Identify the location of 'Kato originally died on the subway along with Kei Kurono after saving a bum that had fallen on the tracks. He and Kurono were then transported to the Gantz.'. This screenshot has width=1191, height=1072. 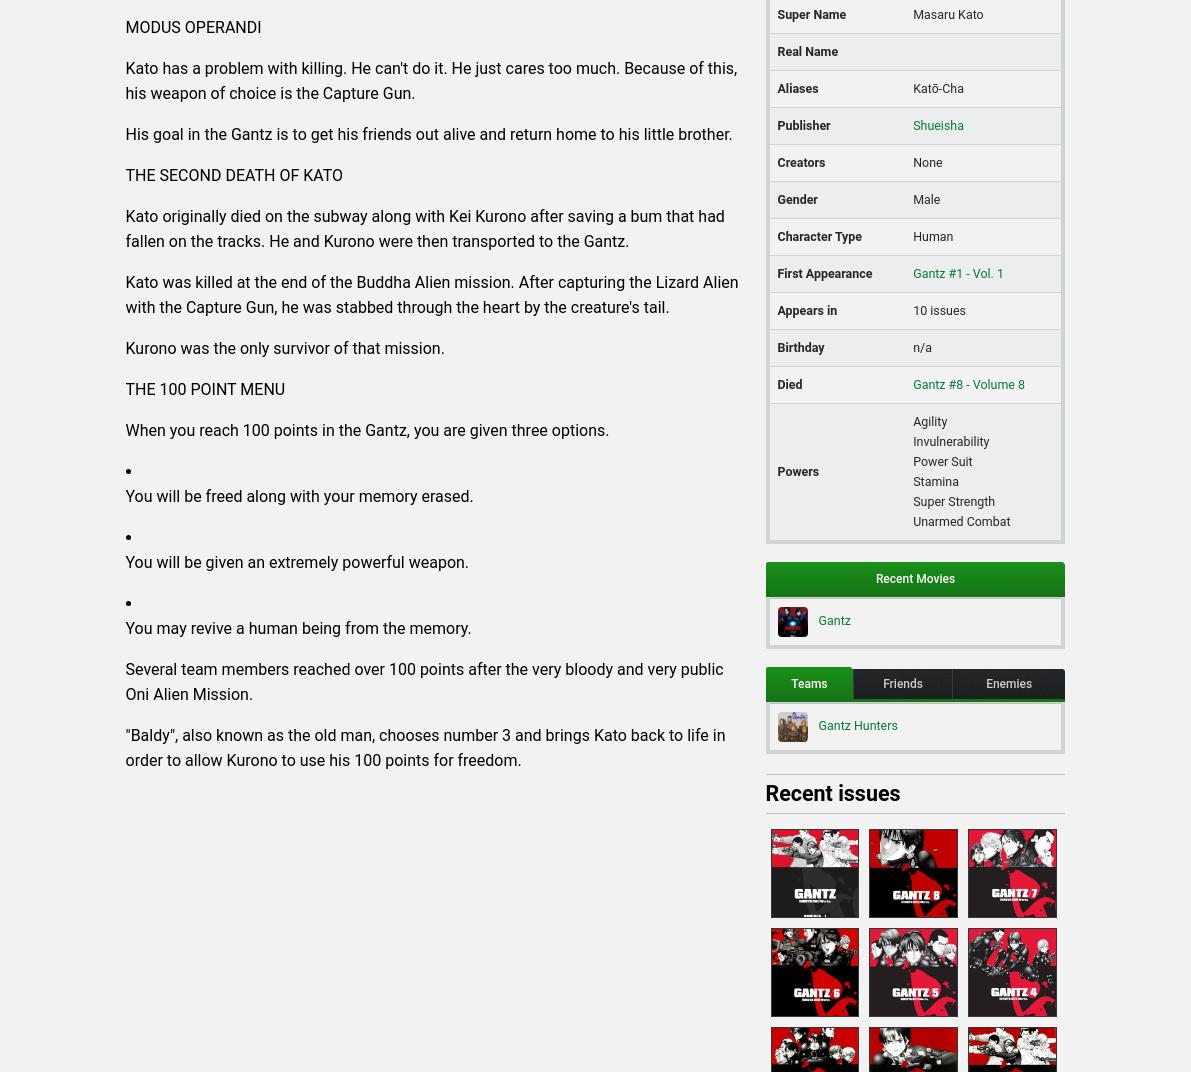
(423, 228).